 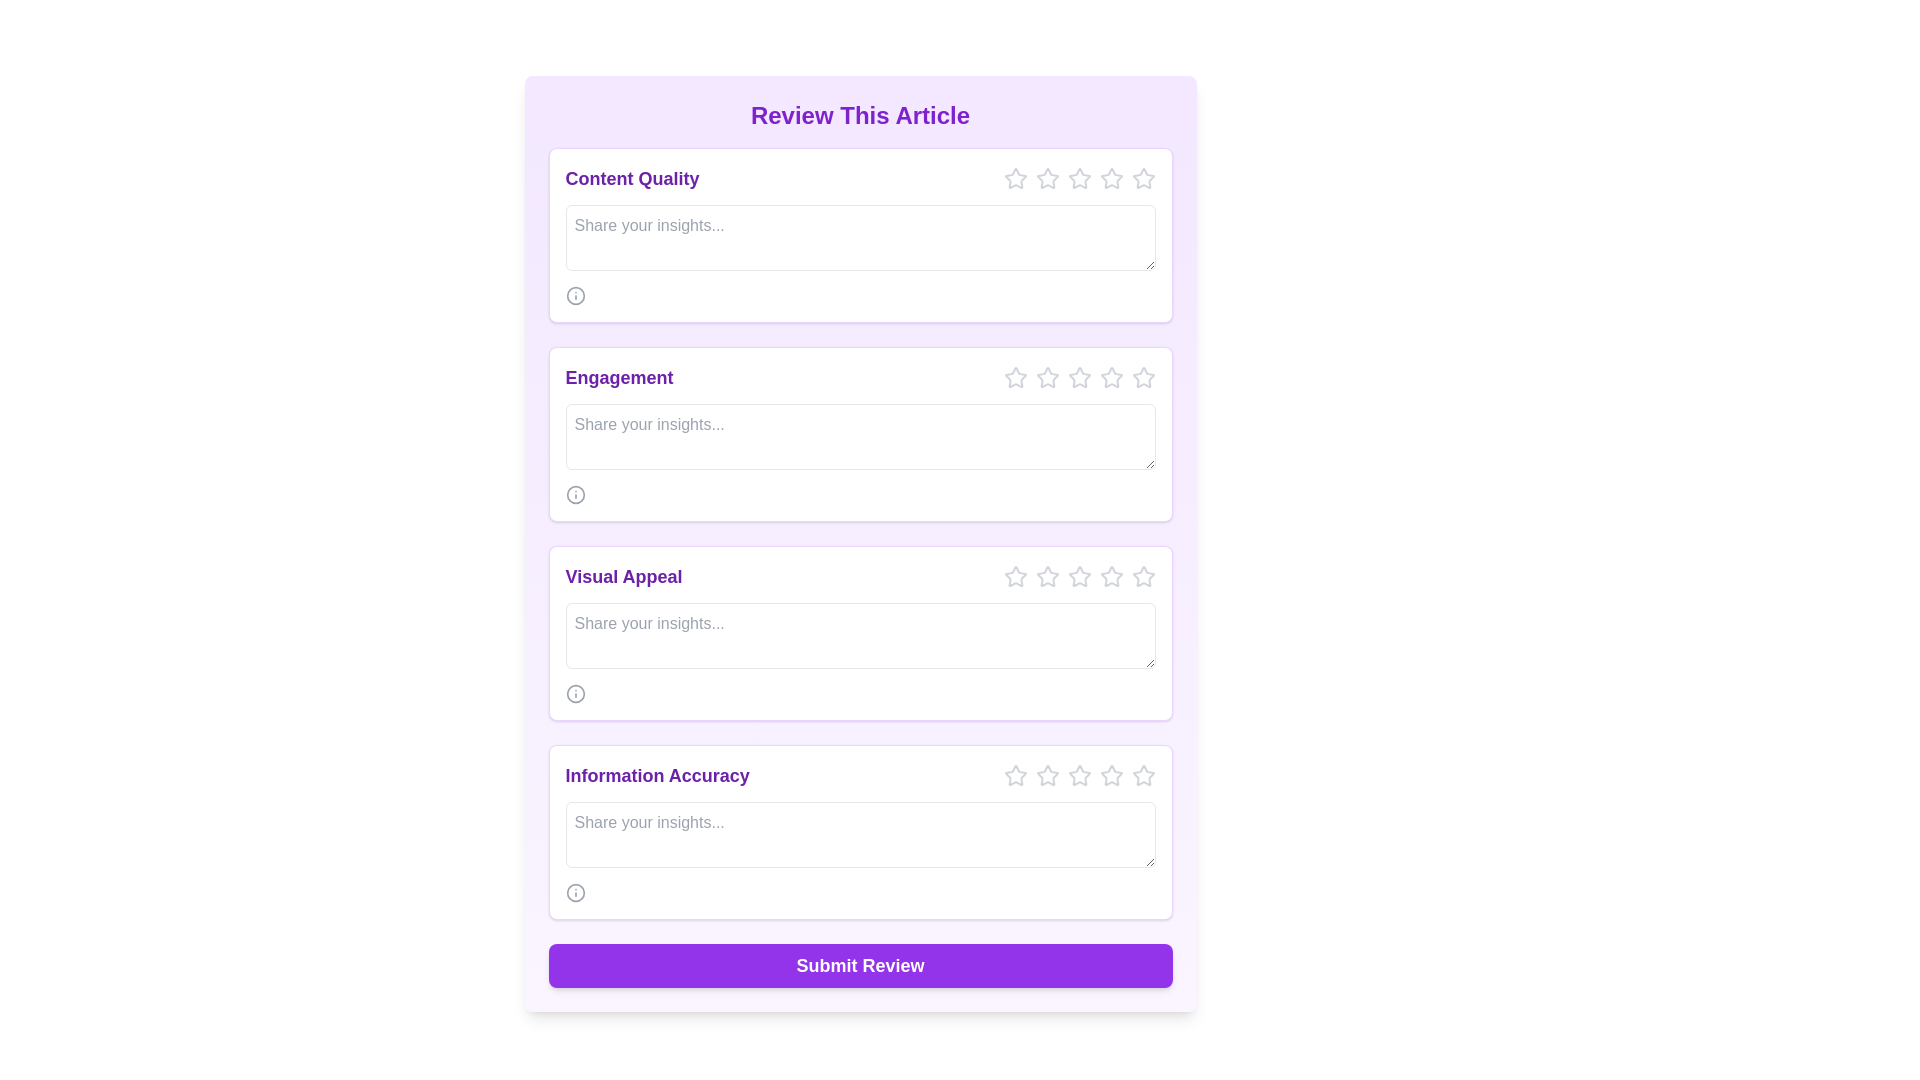 What do you see at coordinates (1015, 177) in the screenshot?
I see `the first star icon in the Interactive star rating system under the 'Content Quality' section` at bounding box center [1015, 177].